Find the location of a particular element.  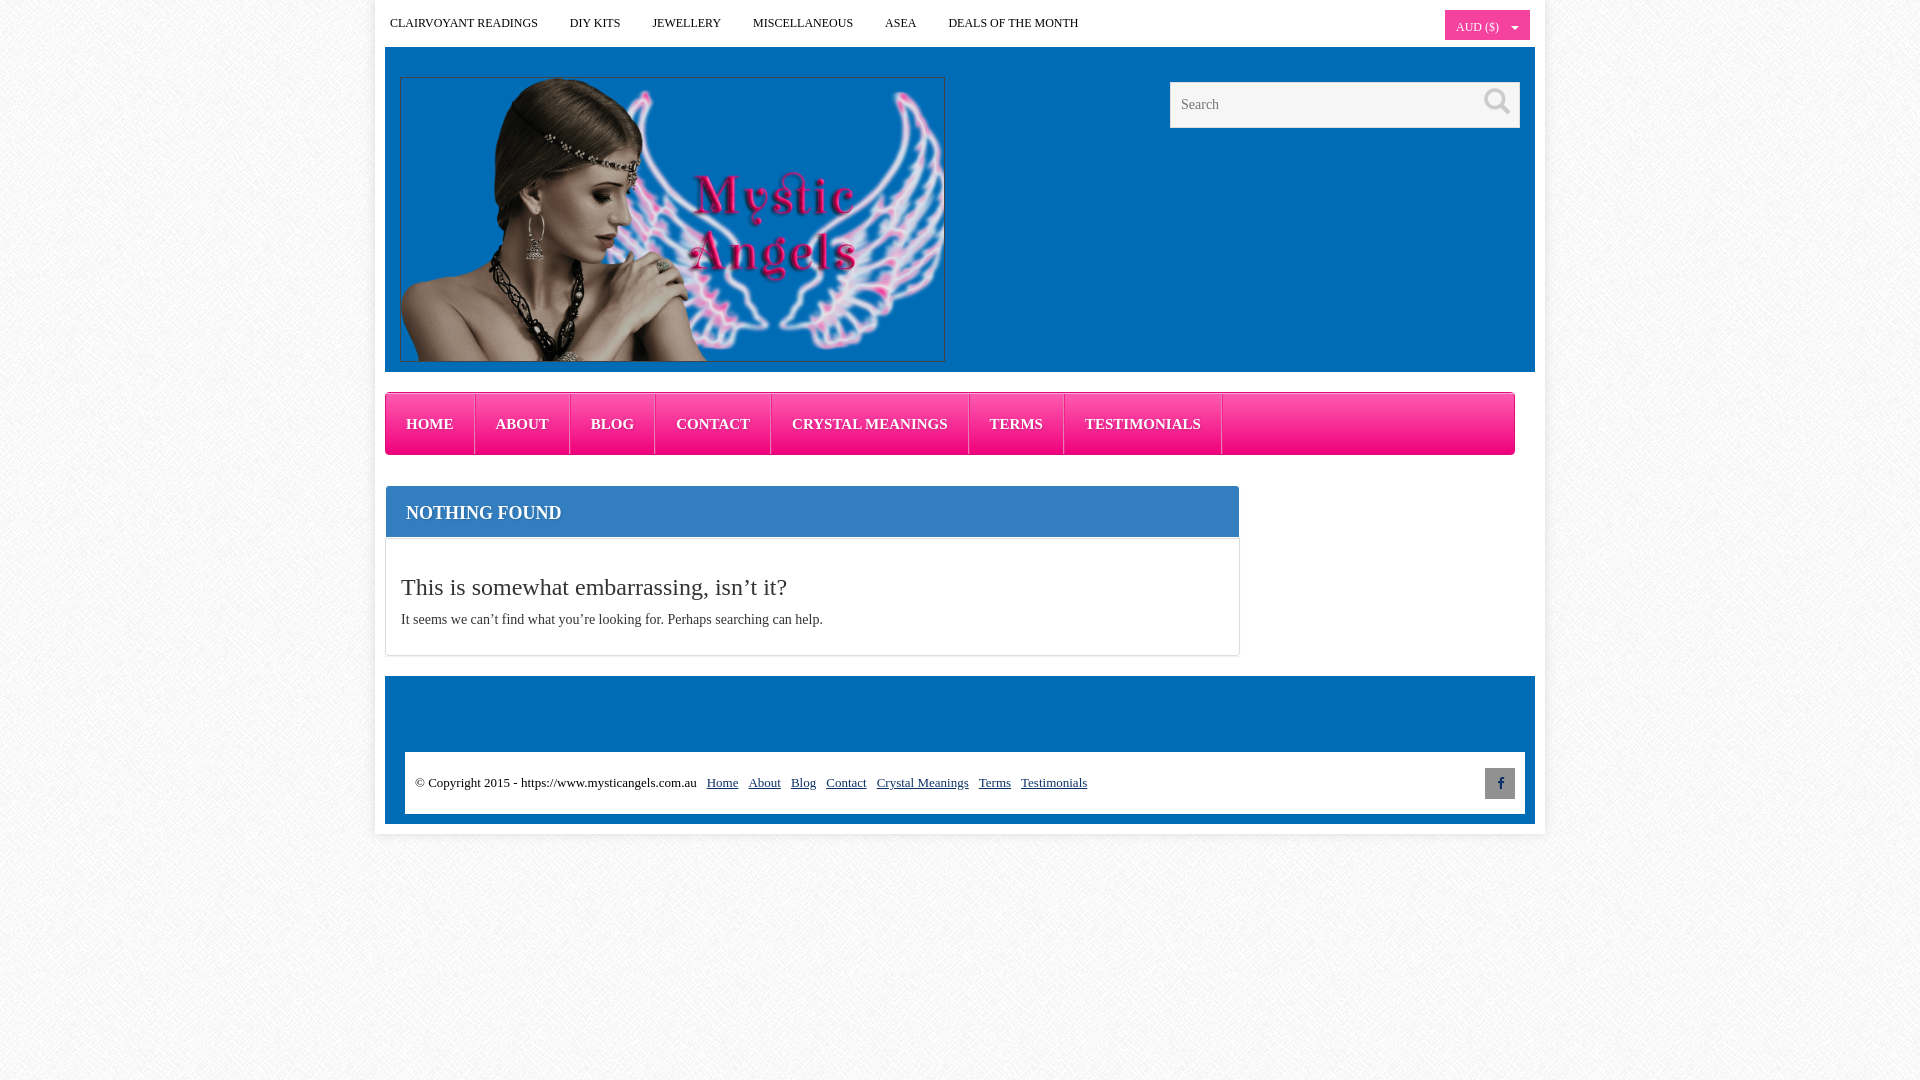

'Contact' is located at coordinates (845, 781).